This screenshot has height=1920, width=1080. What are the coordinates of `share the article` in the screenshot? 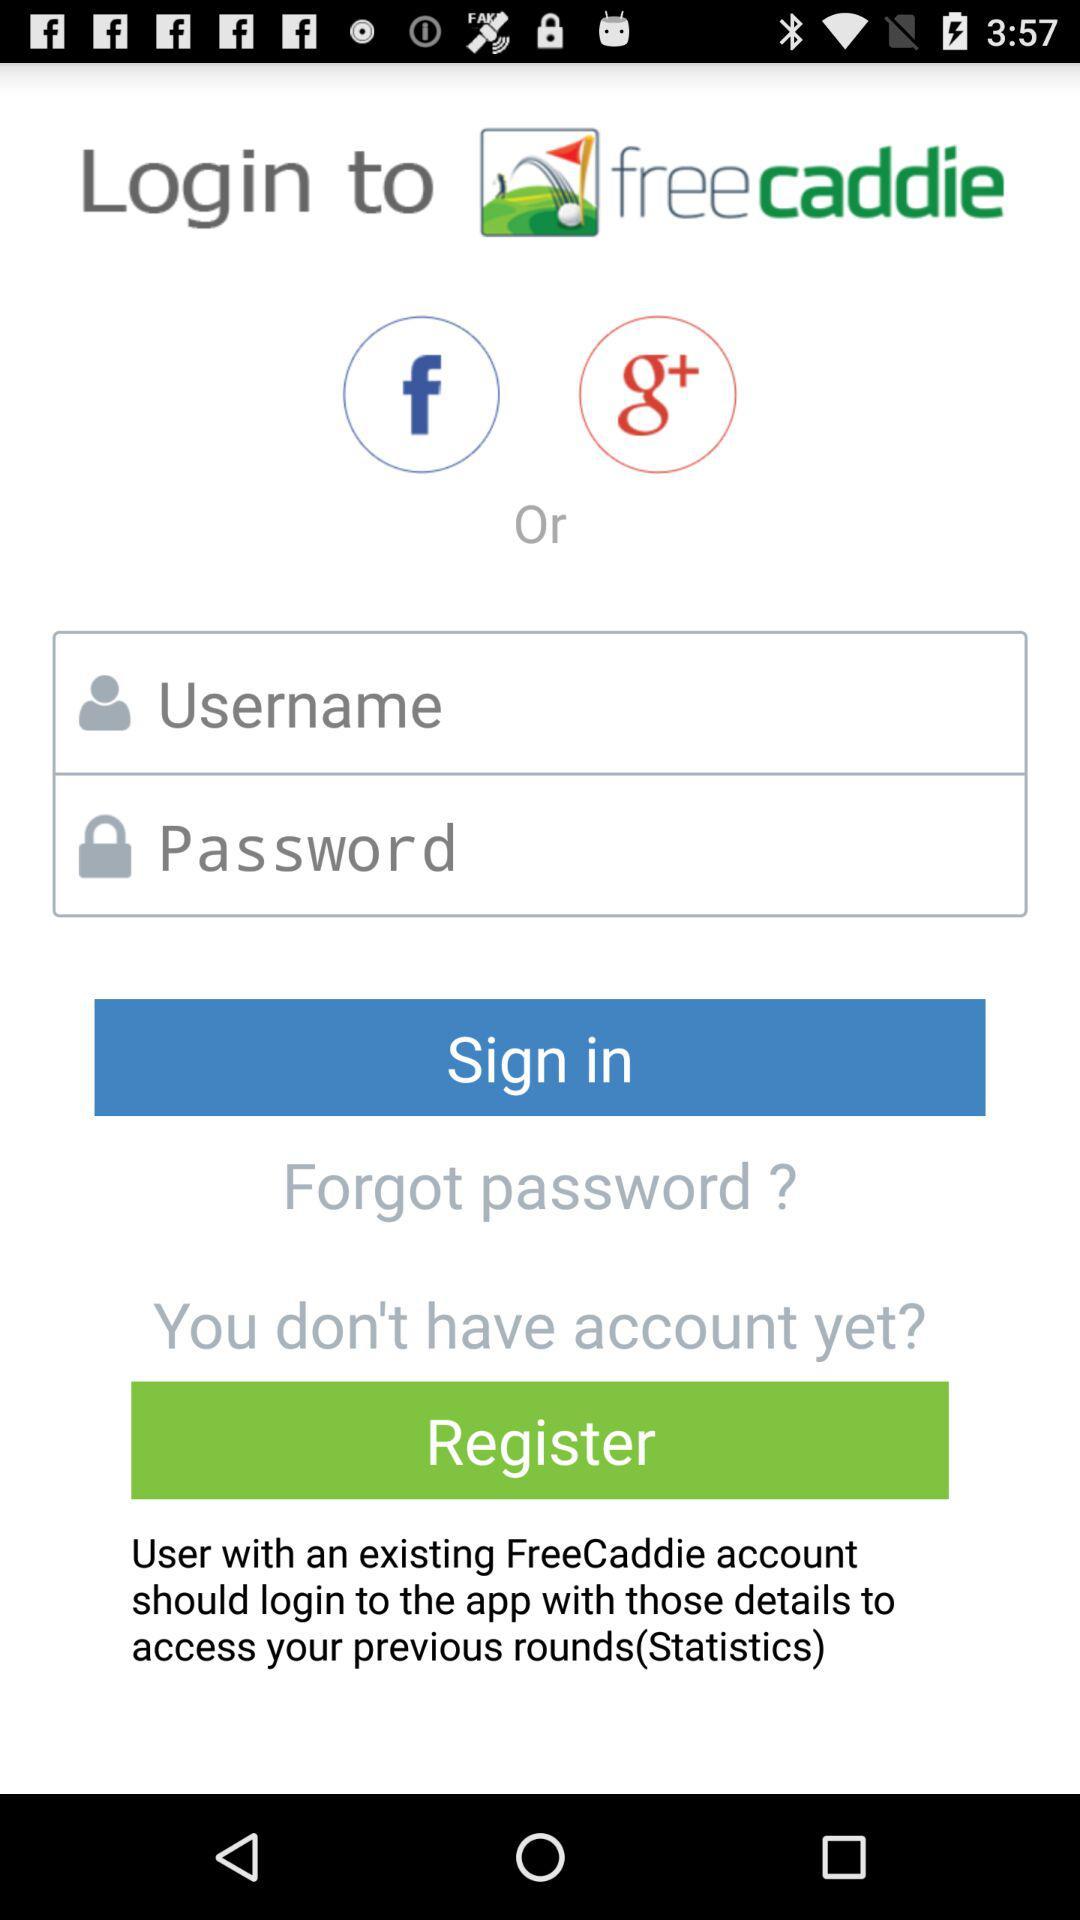 It's located at (657, 394).